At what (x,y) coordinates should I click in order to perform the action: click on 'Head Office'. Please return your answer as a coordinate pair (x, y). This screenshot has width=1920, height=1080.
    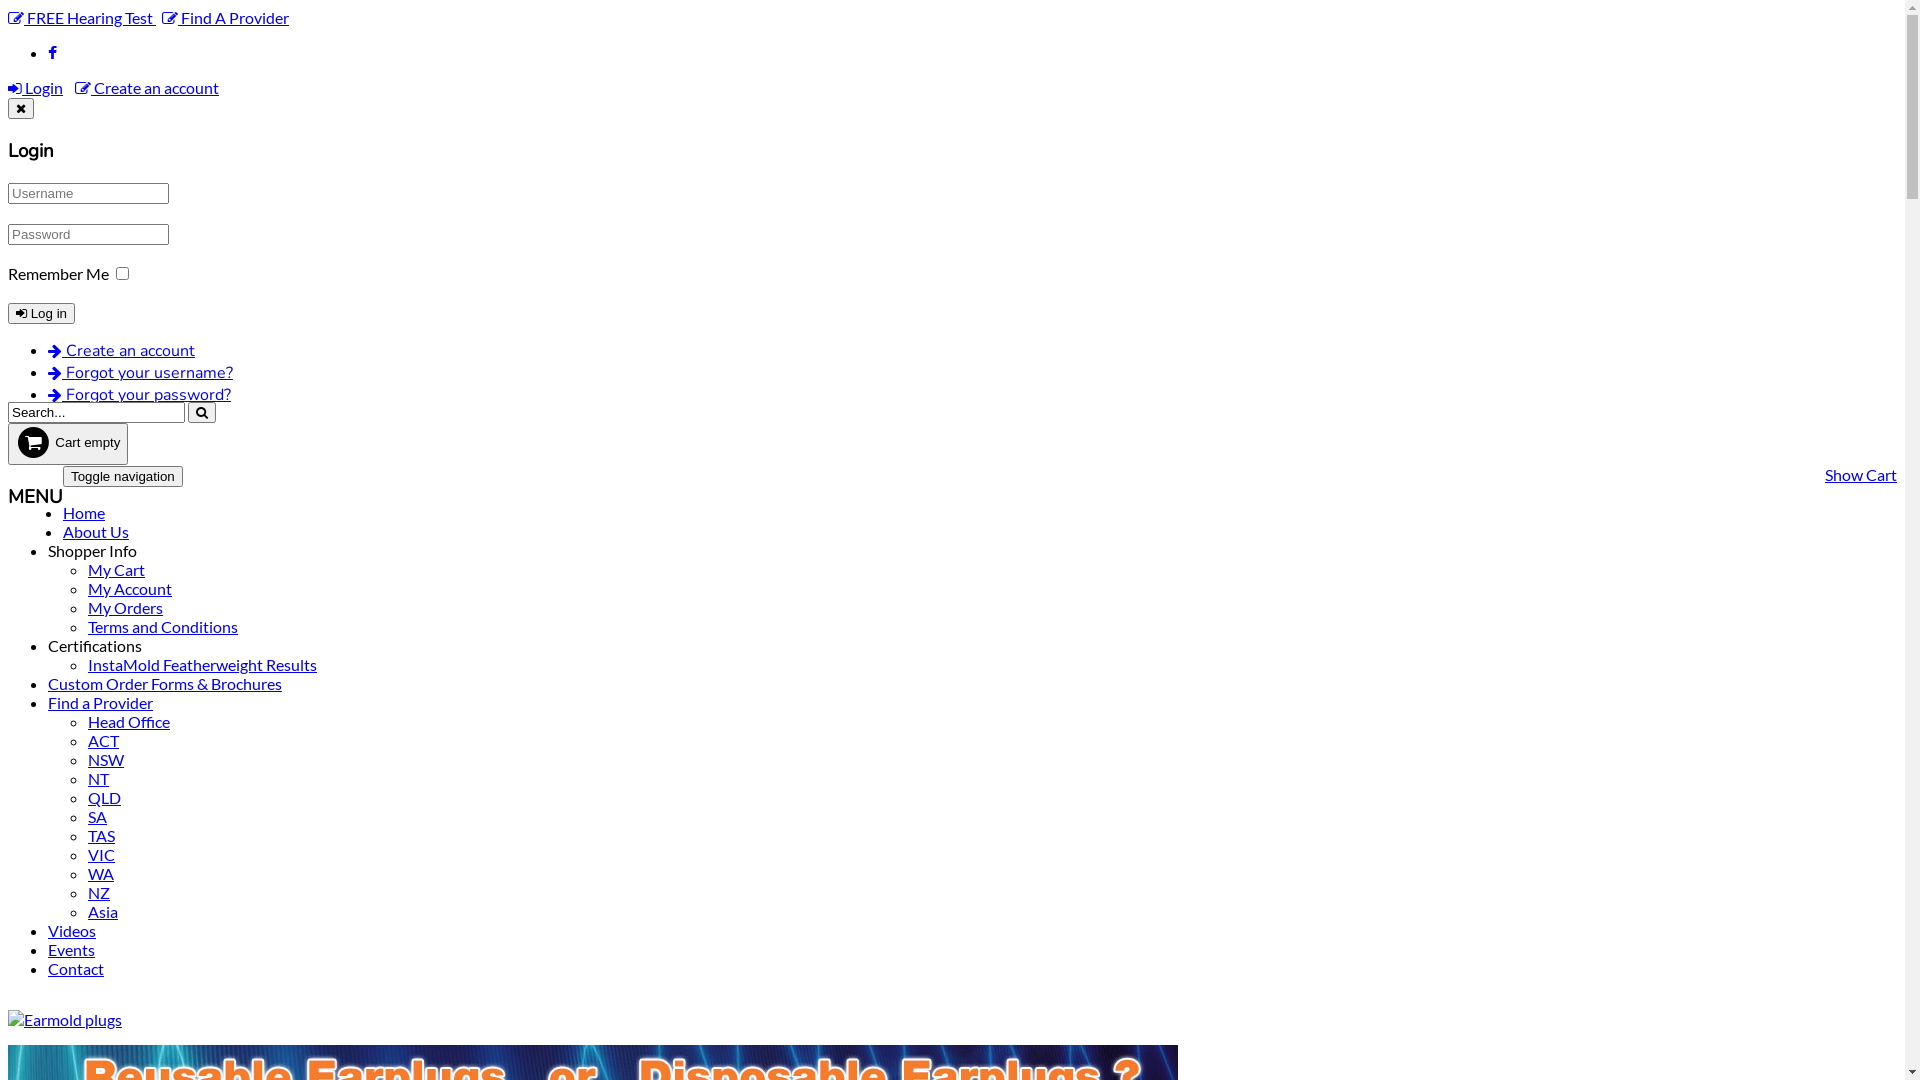
    Looking at the image, I should click on (128, 721).